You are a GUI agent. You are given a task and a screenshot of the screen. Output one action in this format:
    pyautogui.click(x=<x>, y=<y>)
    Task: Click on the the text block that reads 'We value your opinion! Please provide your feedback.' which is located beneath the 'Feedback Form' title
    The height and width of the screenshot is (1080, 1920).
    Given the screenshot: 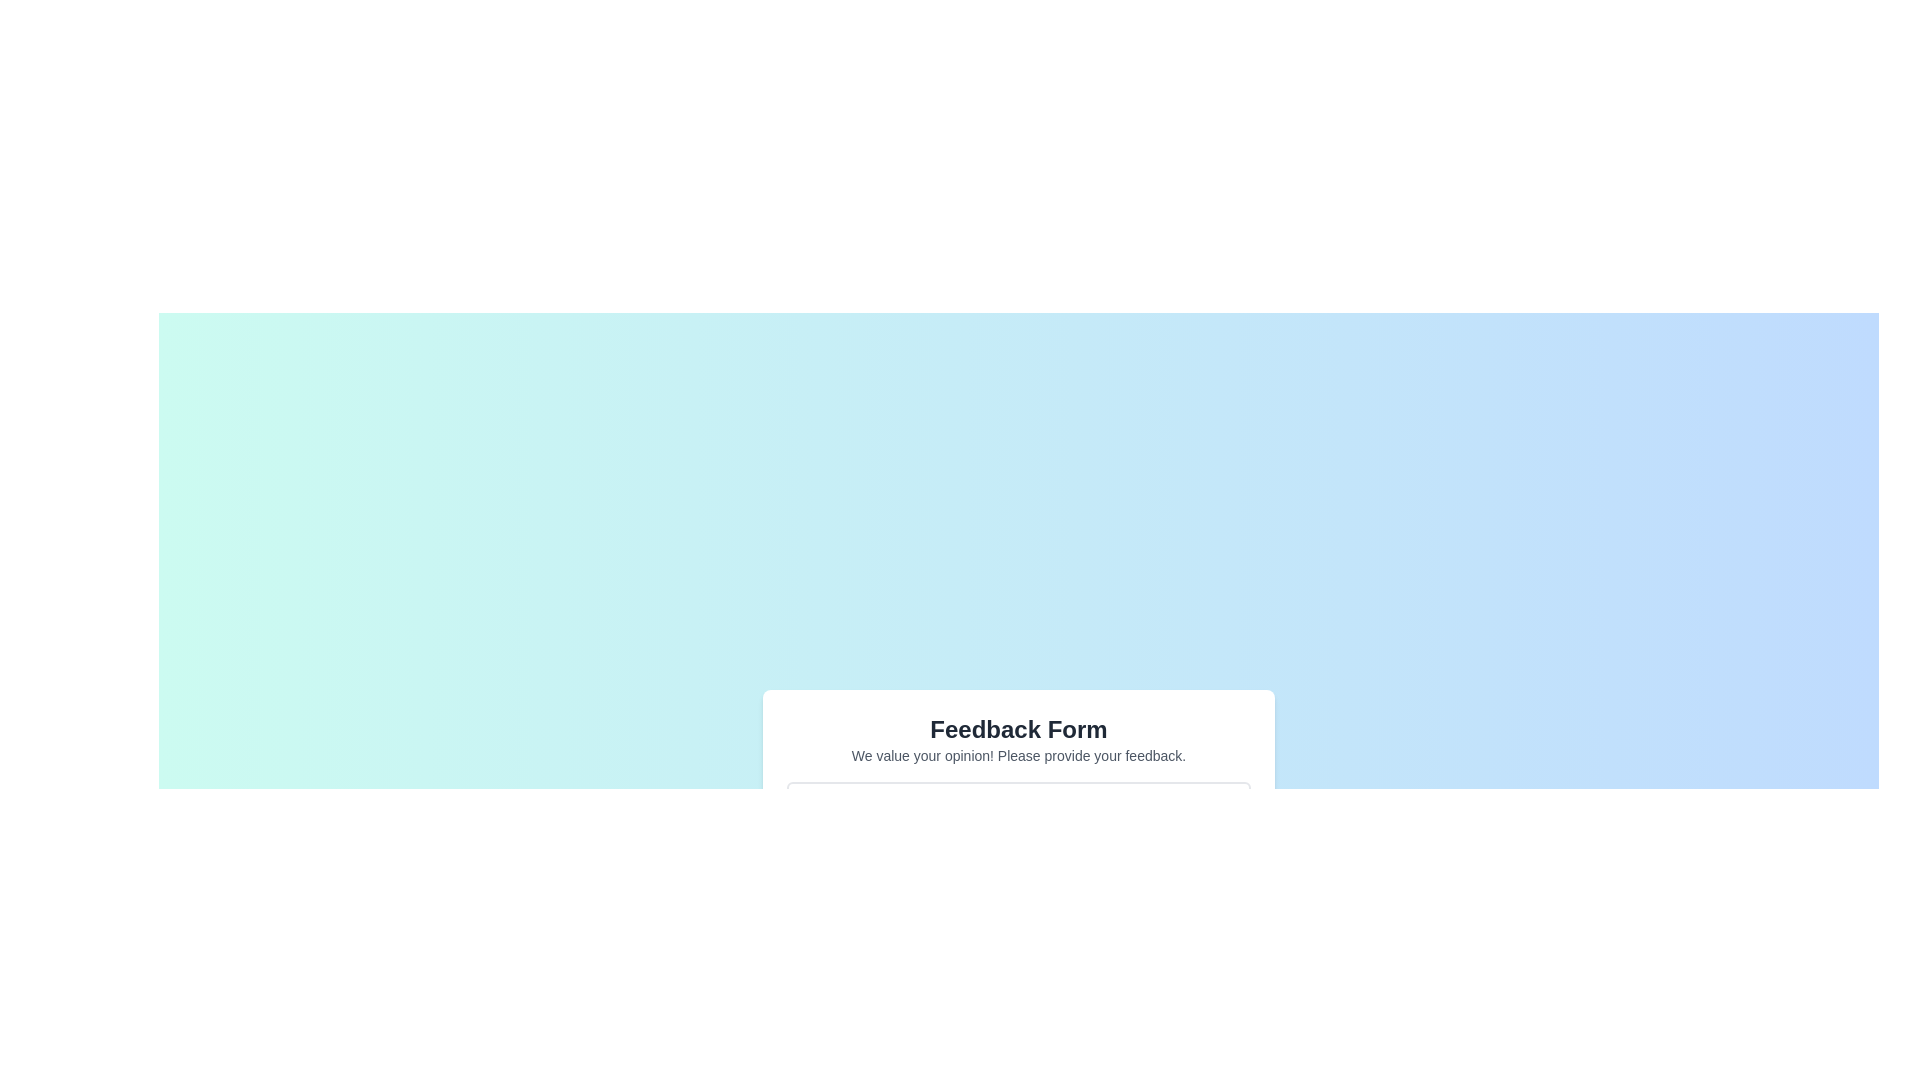 What is the action you would take?
    pyautogui.click(x=1018, y=755)
    